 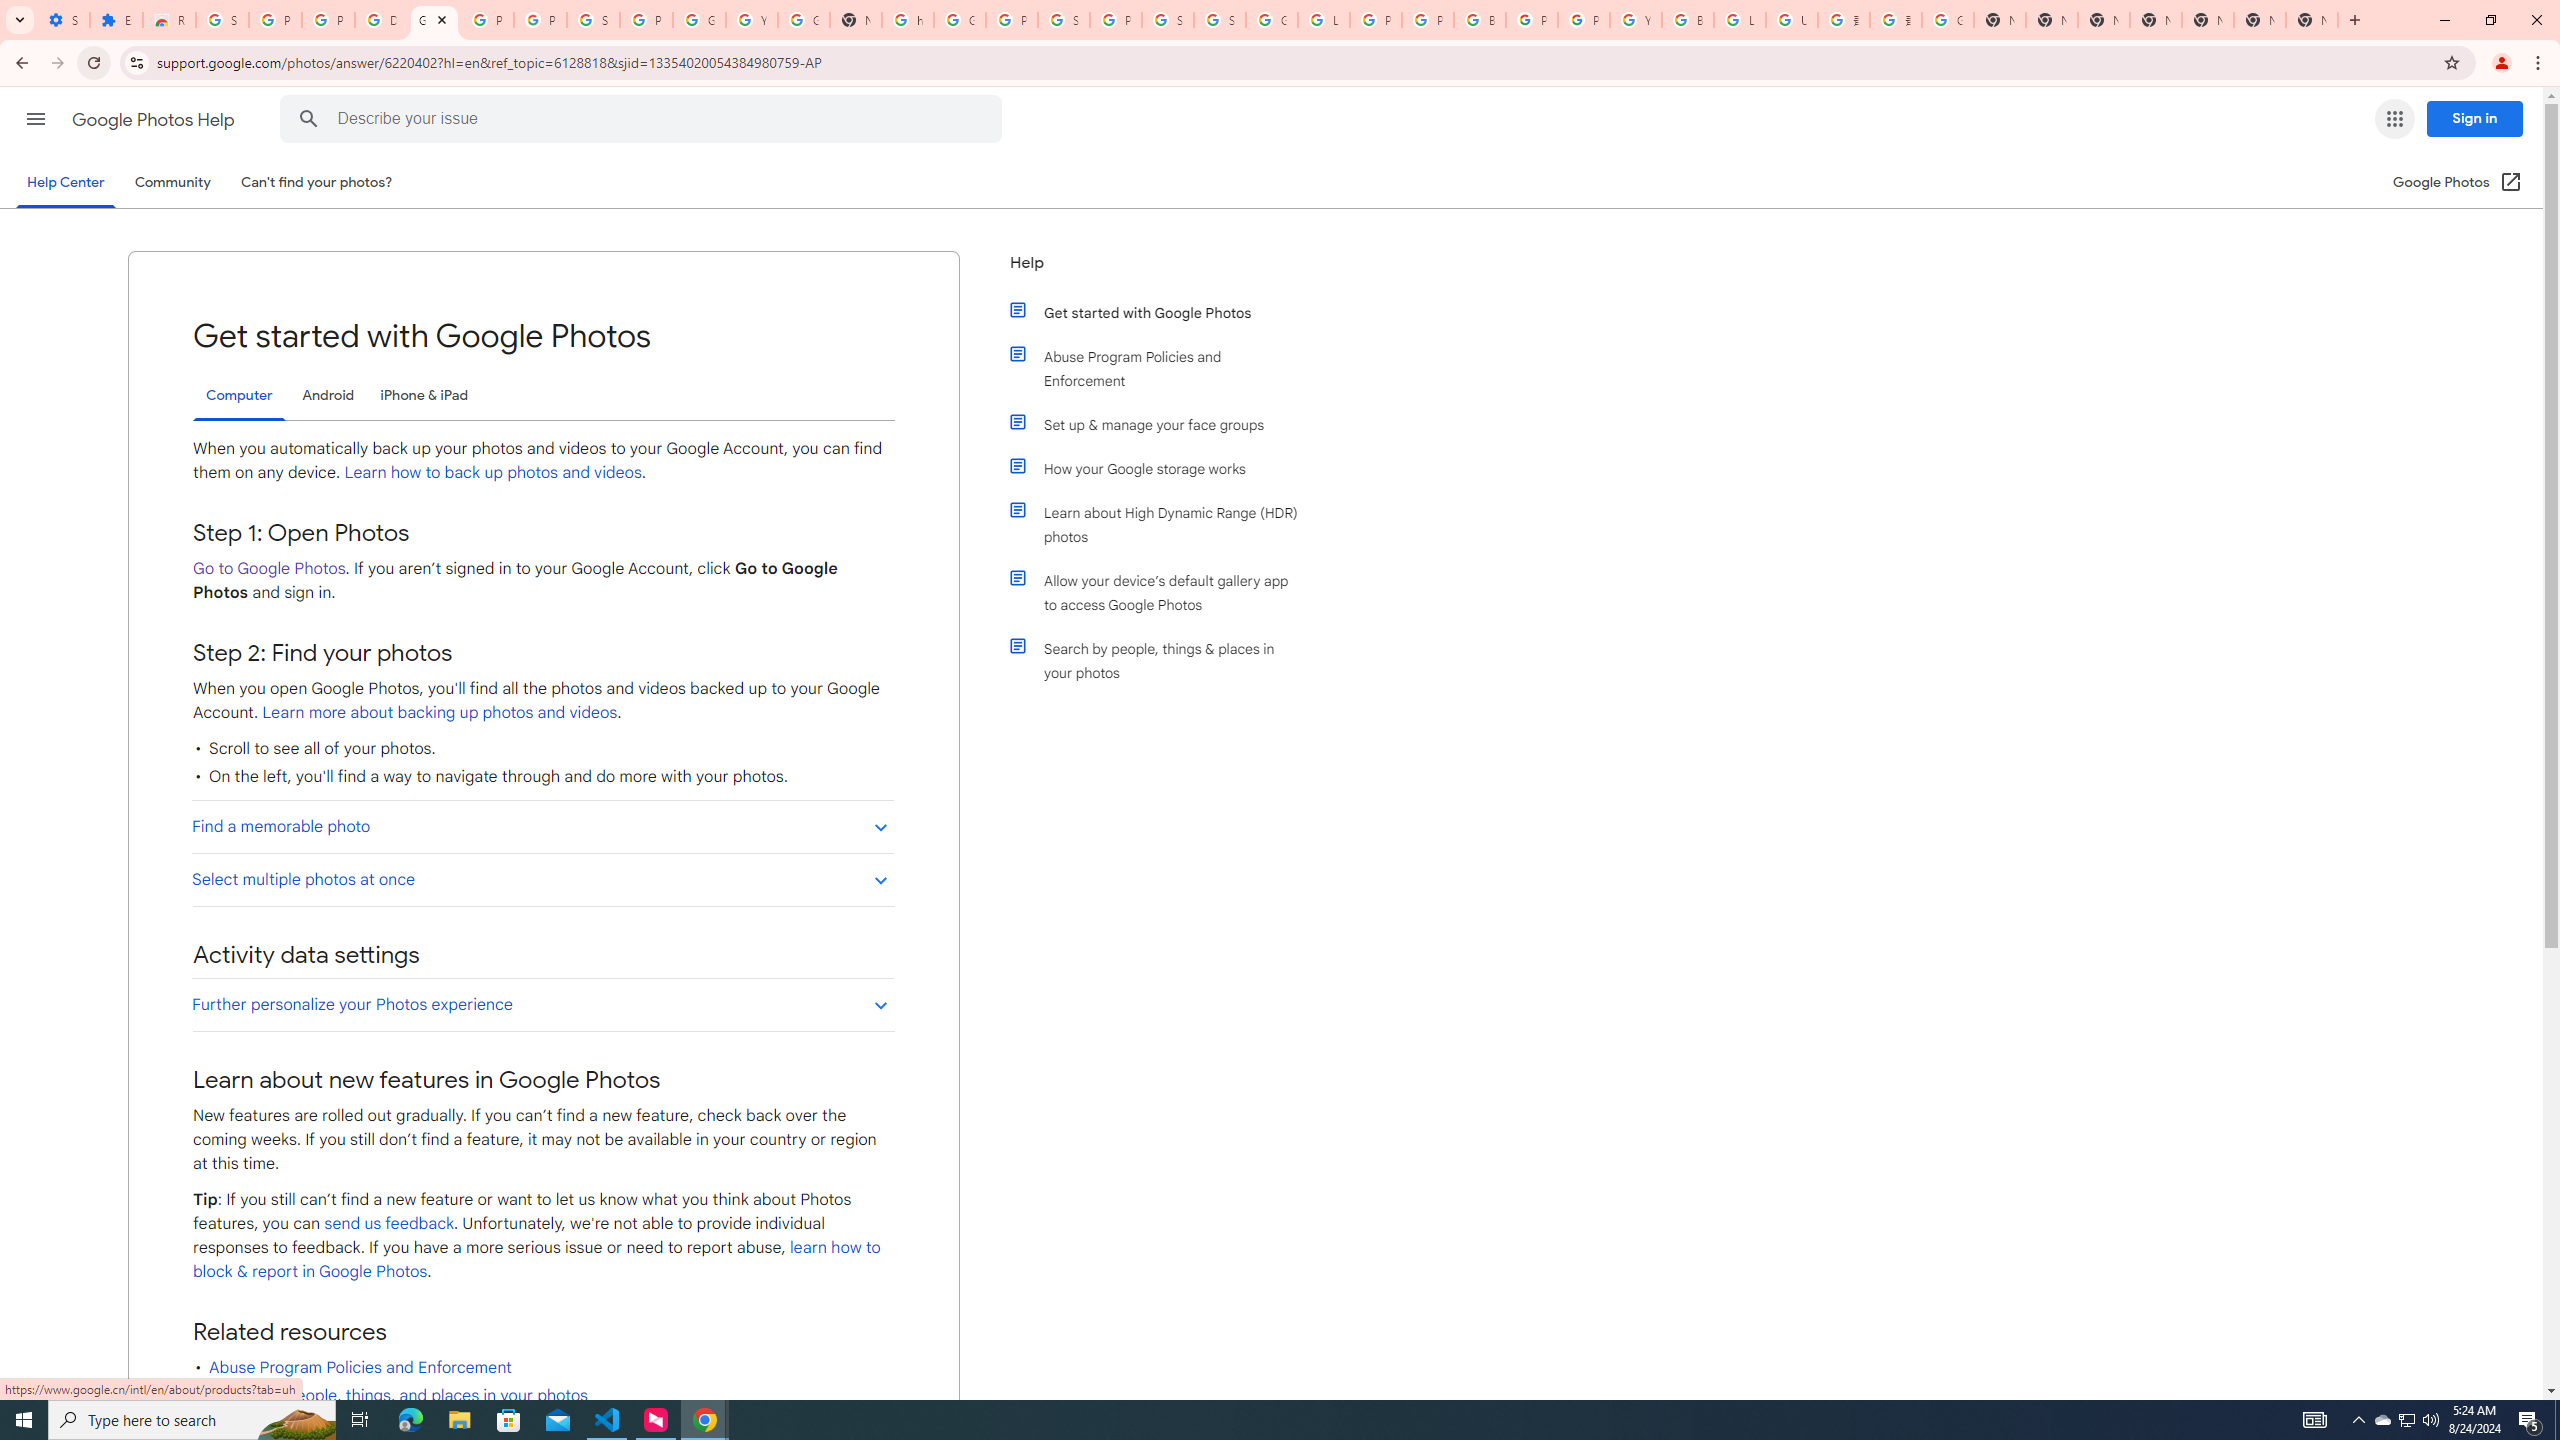 What do you see at coordinates (171, 181) in the screenshot?
I see `'Community'` at bounding box center [171, 181].